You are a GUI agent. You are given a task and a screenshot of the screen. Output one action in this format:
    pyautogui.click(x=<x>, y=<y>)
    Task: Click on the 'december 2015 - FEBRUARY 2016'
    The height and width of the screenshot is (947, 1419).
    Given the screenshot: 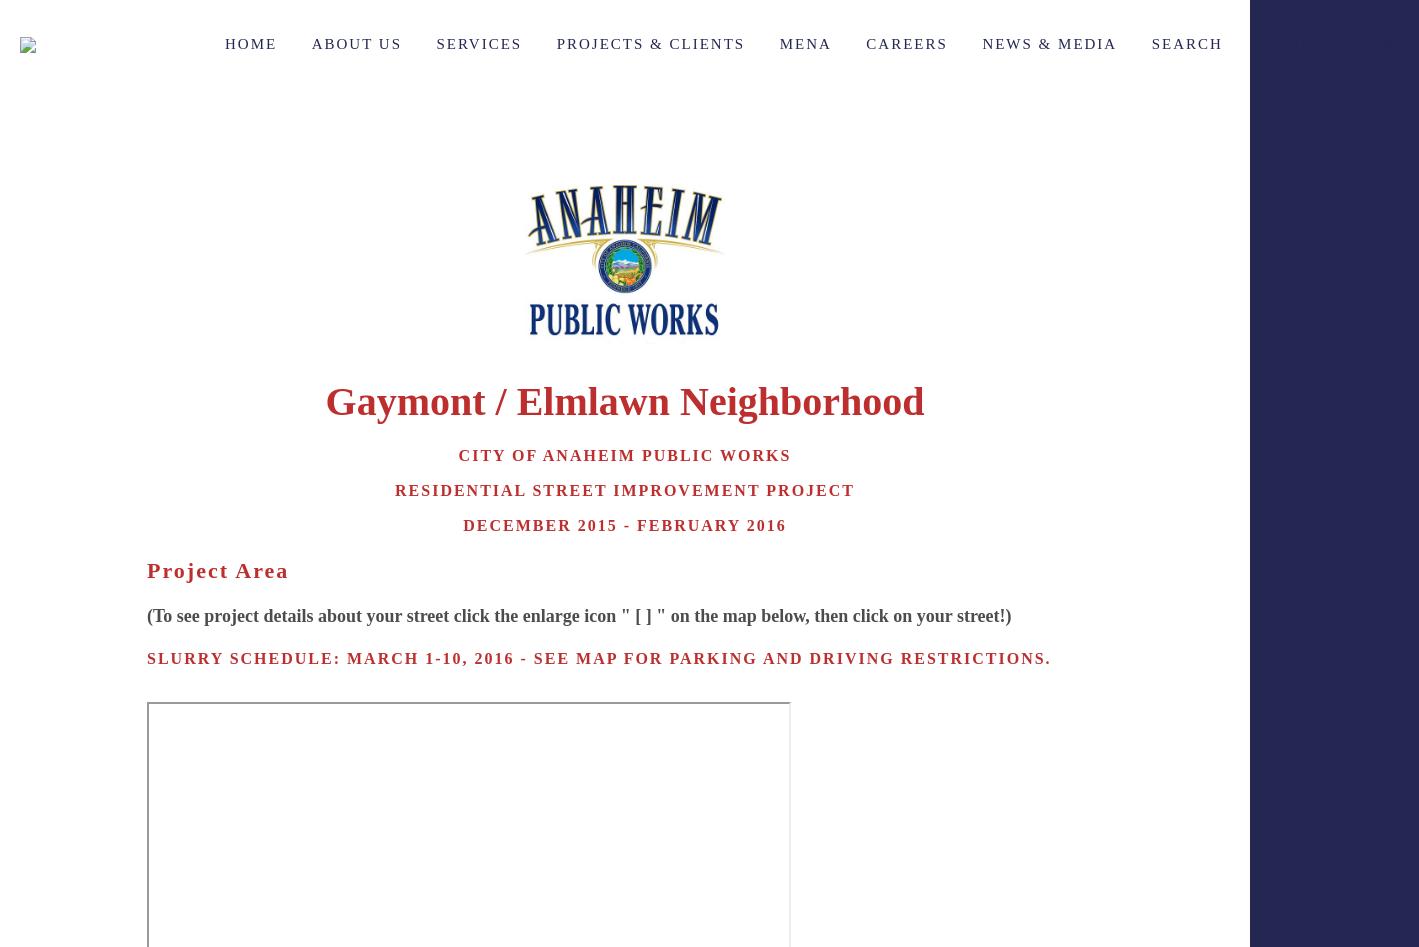 What is the action you would take?
    pyautogui.click(x=462, y=524)
    